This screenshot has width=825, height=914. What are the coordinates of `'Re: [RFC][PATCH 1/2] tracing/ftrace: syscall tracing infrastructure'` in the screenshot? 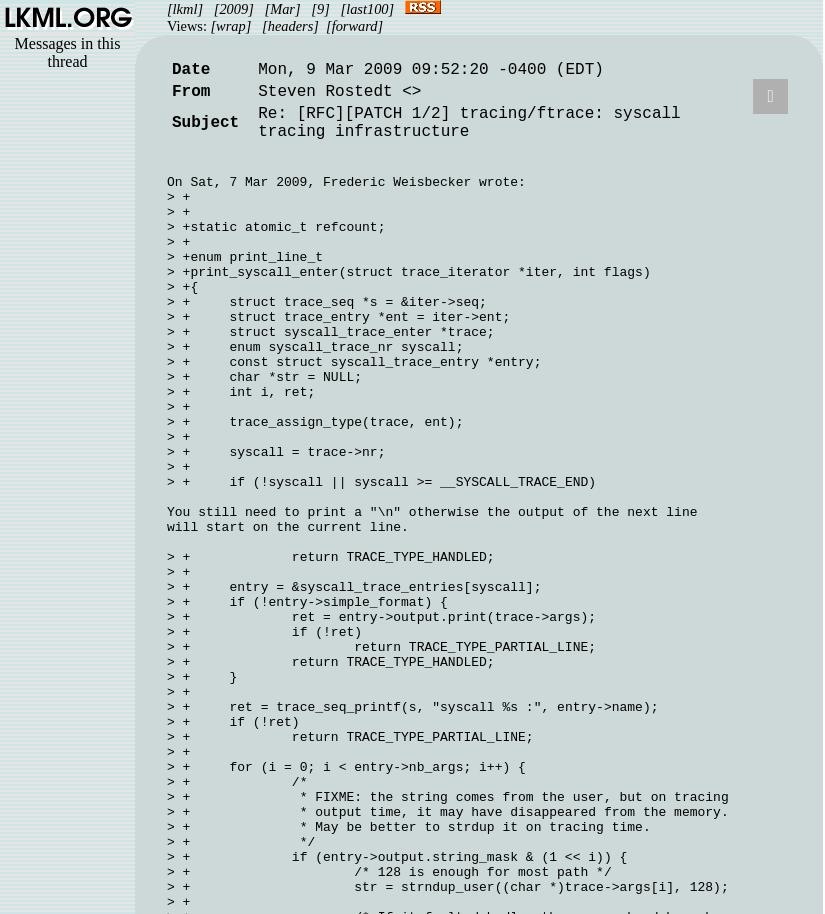 It's located at (256, 123).